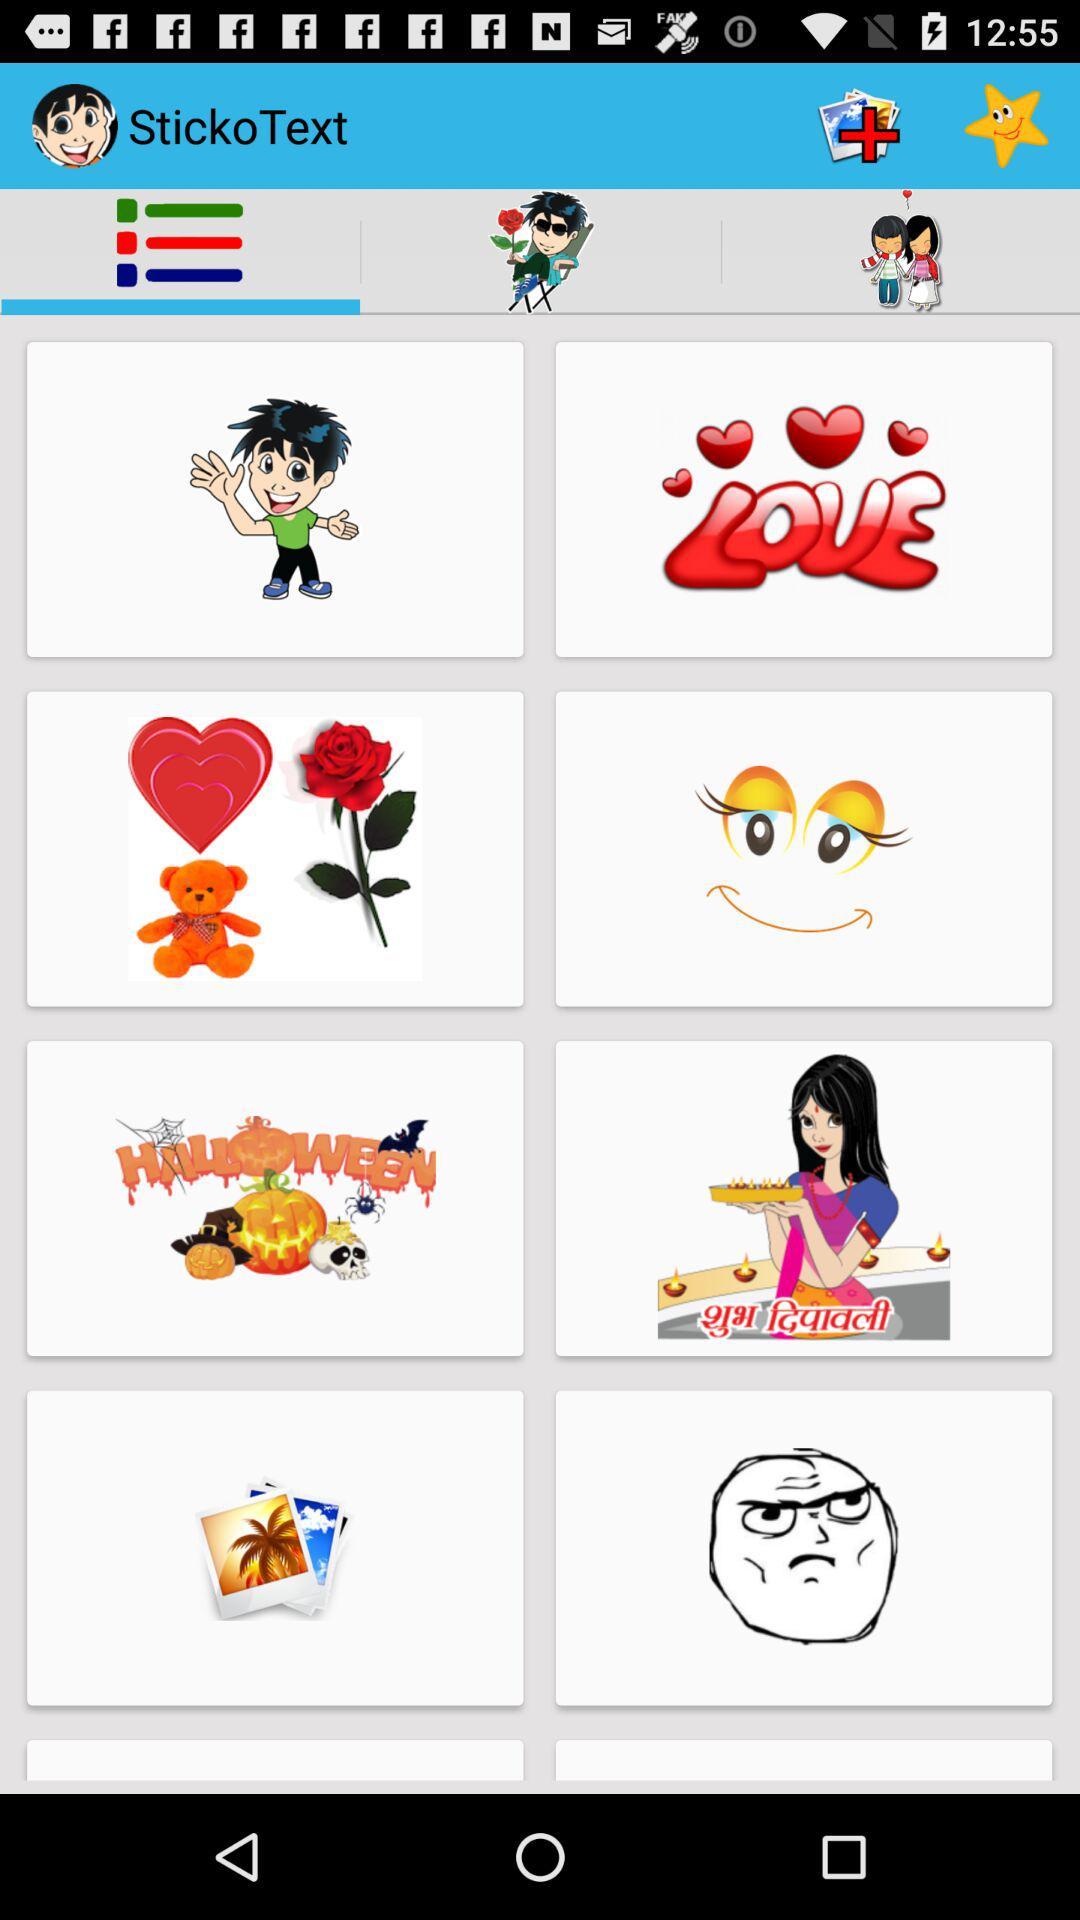 This screenshot has height=1920, width=1080. What do you see at coordinates (802, 499) in the screenshot?
I see `the love image with 4 heart emojis above it` at bounding box center [802, 499].